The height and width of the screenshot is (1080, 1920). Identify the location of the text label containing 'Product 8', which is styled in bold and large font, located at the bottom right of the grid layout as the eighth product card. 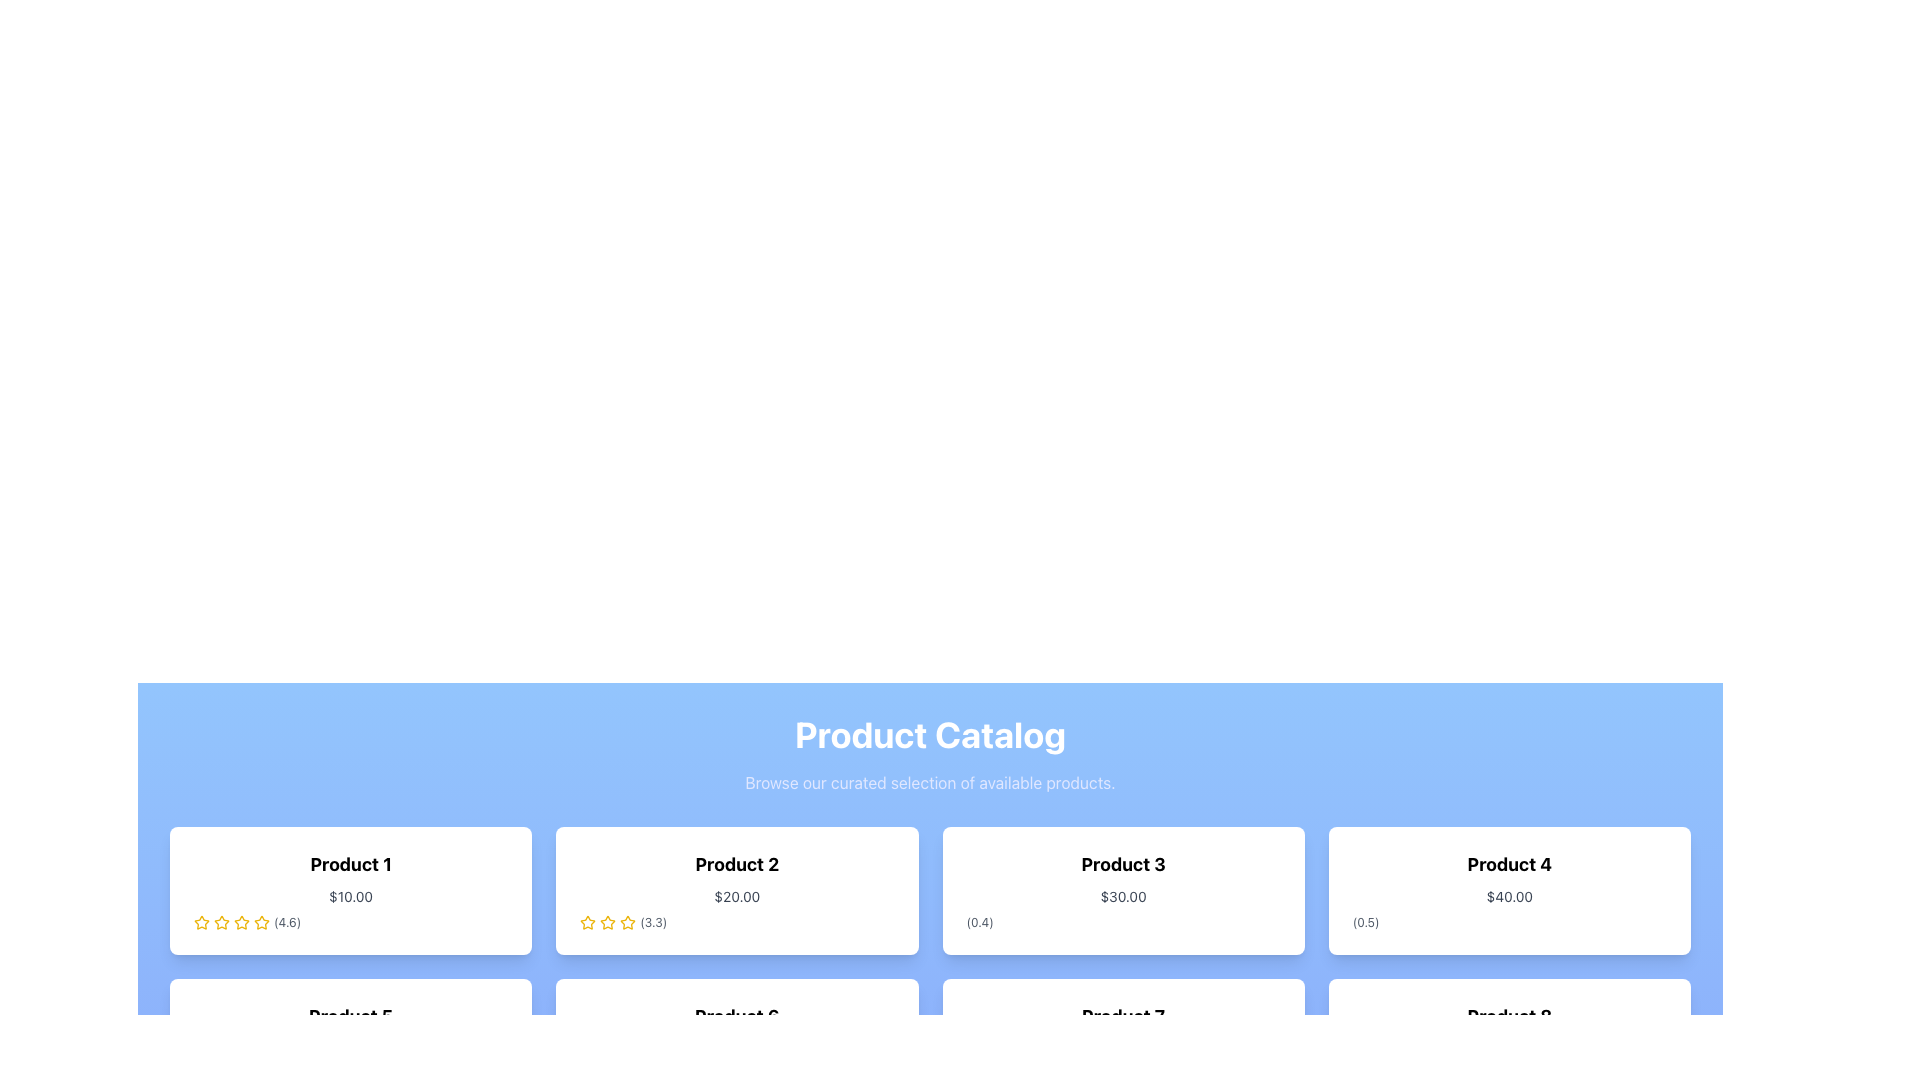
(1509, 1017).